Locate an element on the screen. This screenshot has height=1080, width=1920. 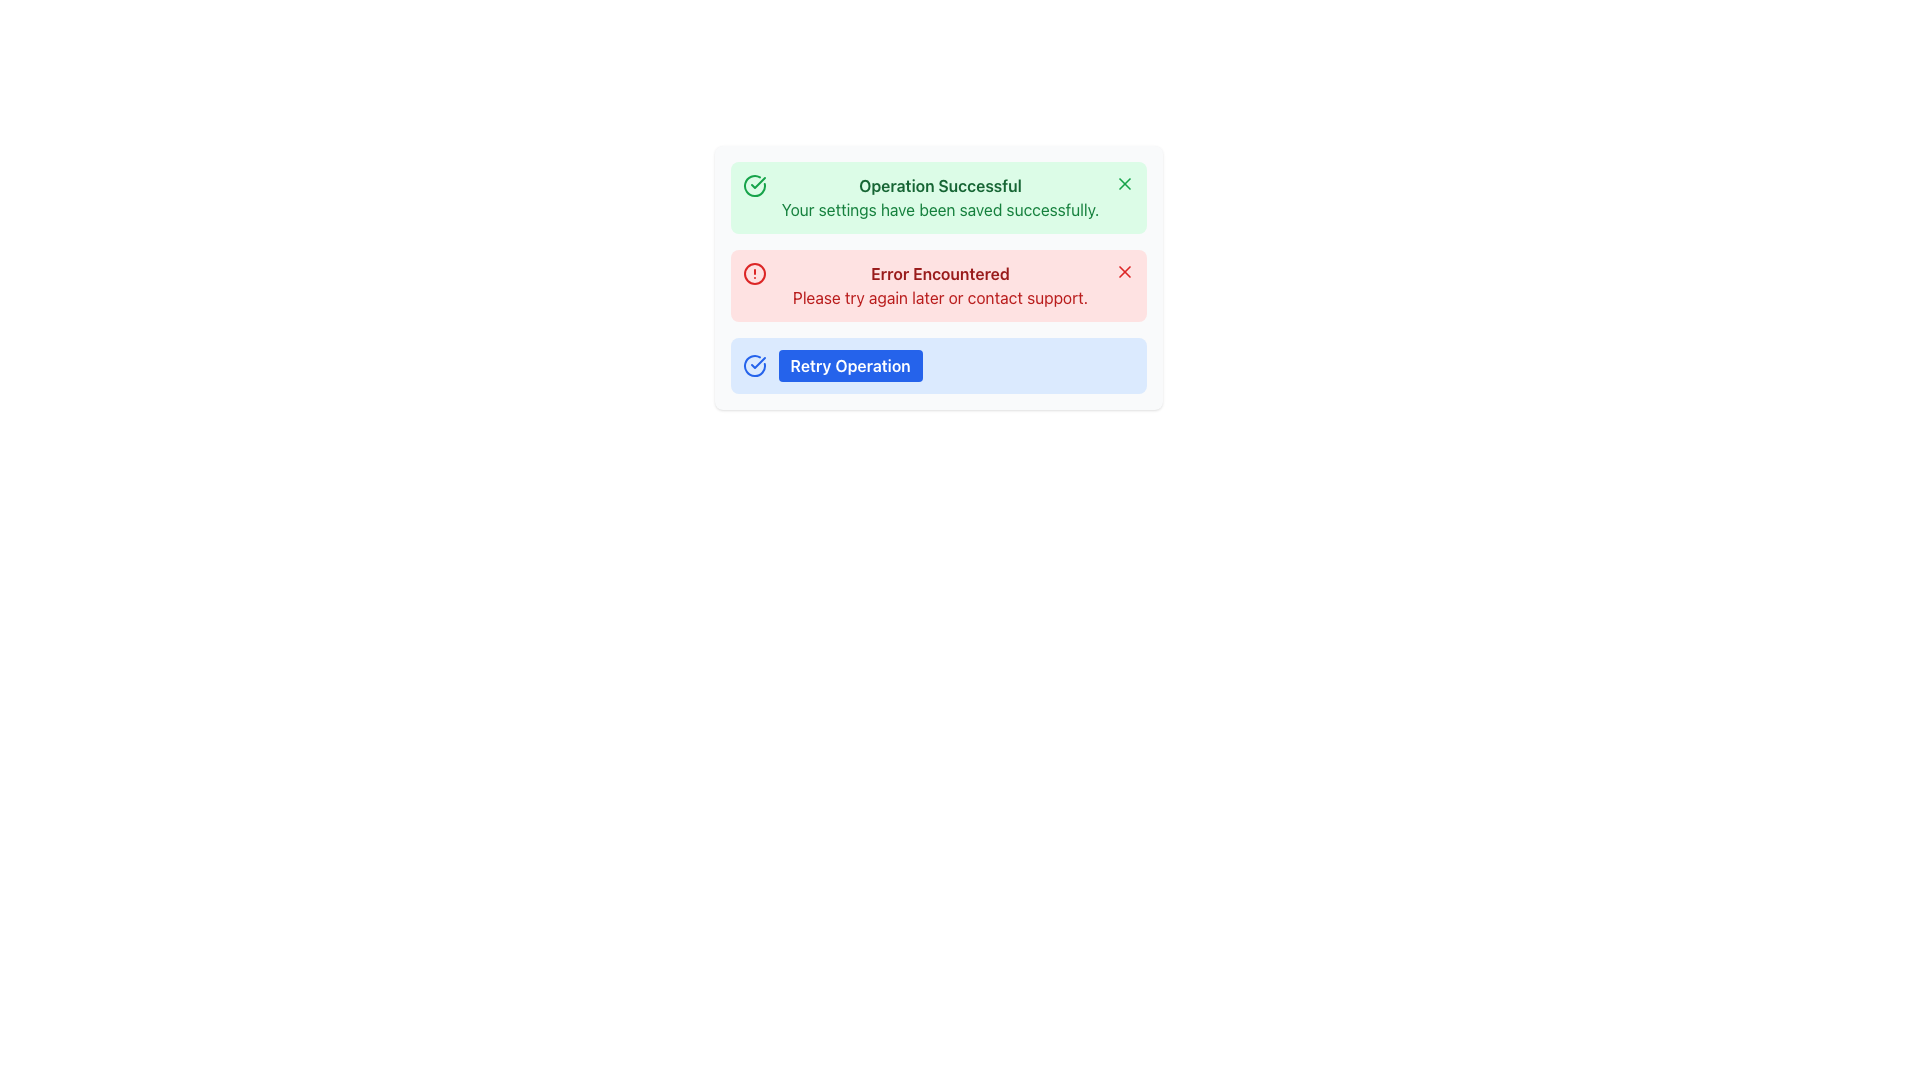
the static success message indicating that settings were saved, which is positioned below the heading 'Operation Successful' is located at coordinates (939, 209).